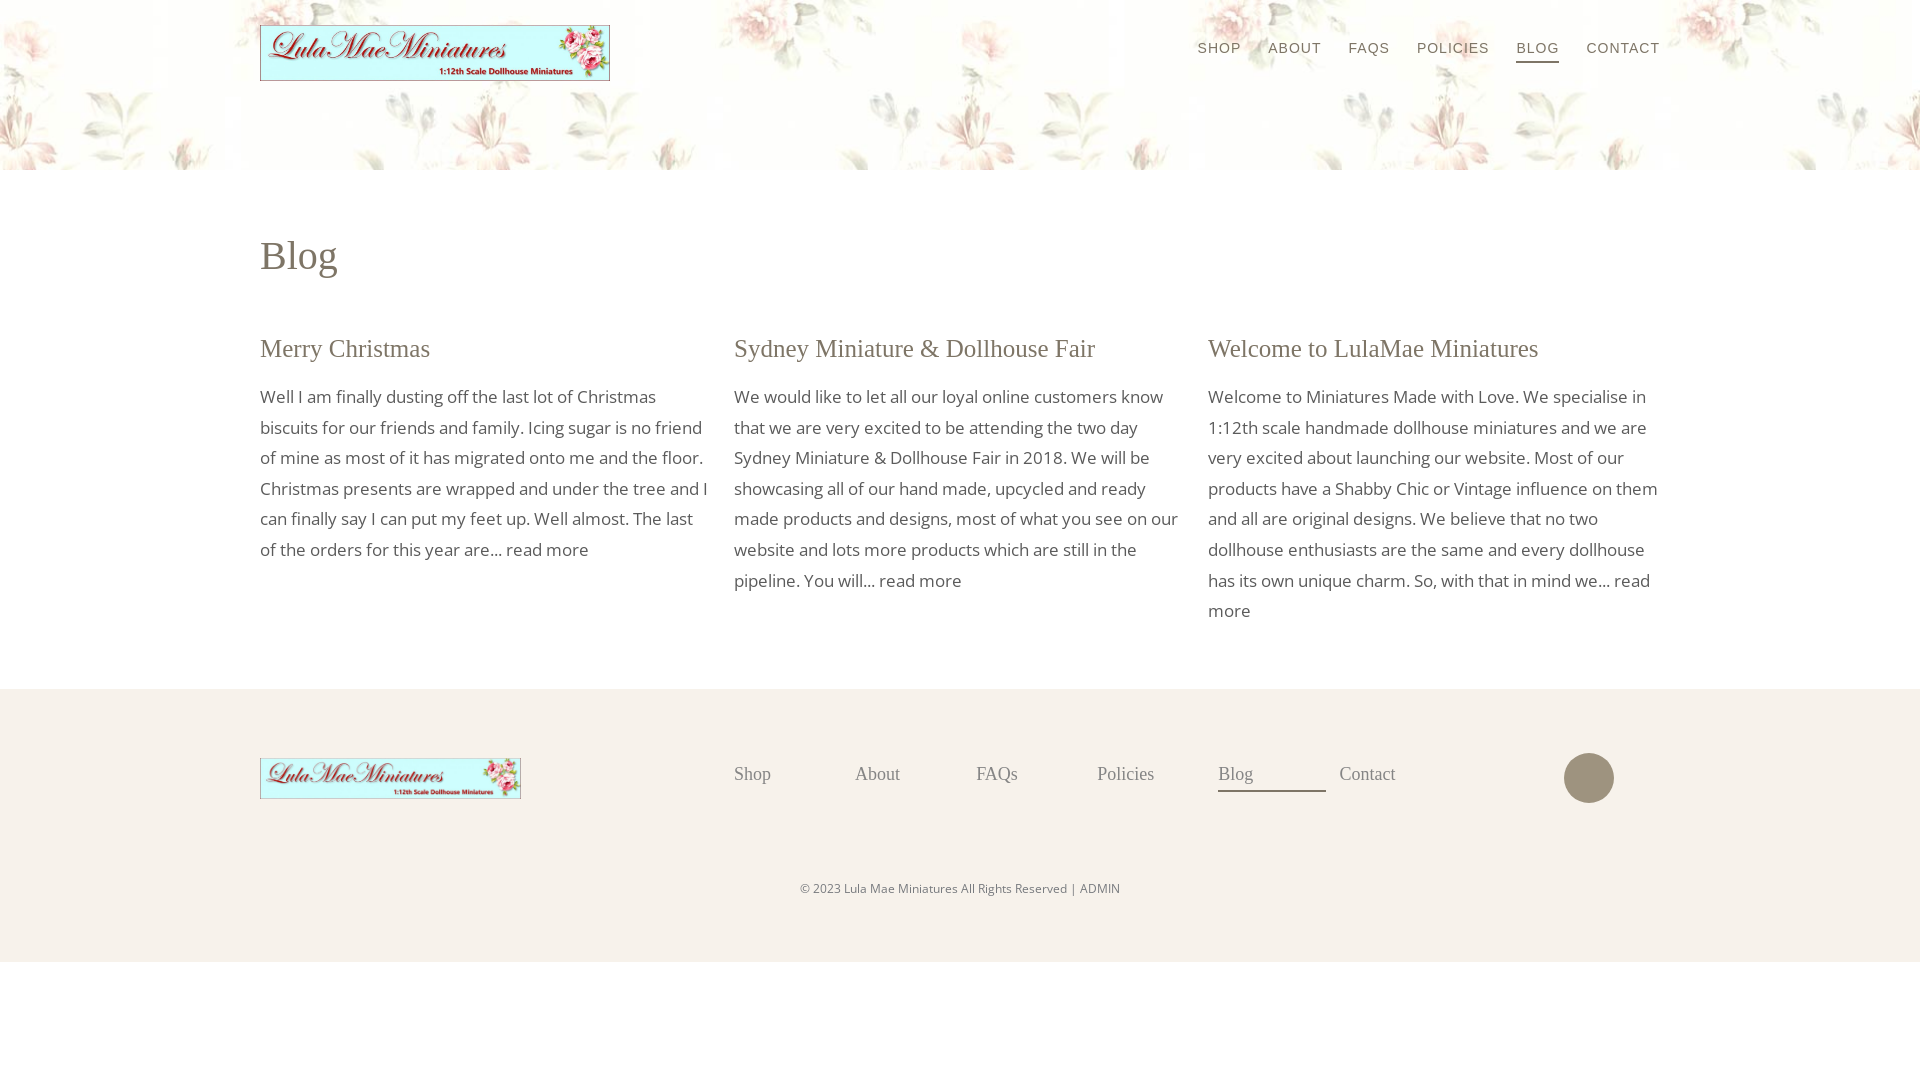 This screenshot has width=1920, height=1080. Describe the element at coordinates (258, 778) in the screenshot. I see `'Lula Mae Miniatures'` at that location.